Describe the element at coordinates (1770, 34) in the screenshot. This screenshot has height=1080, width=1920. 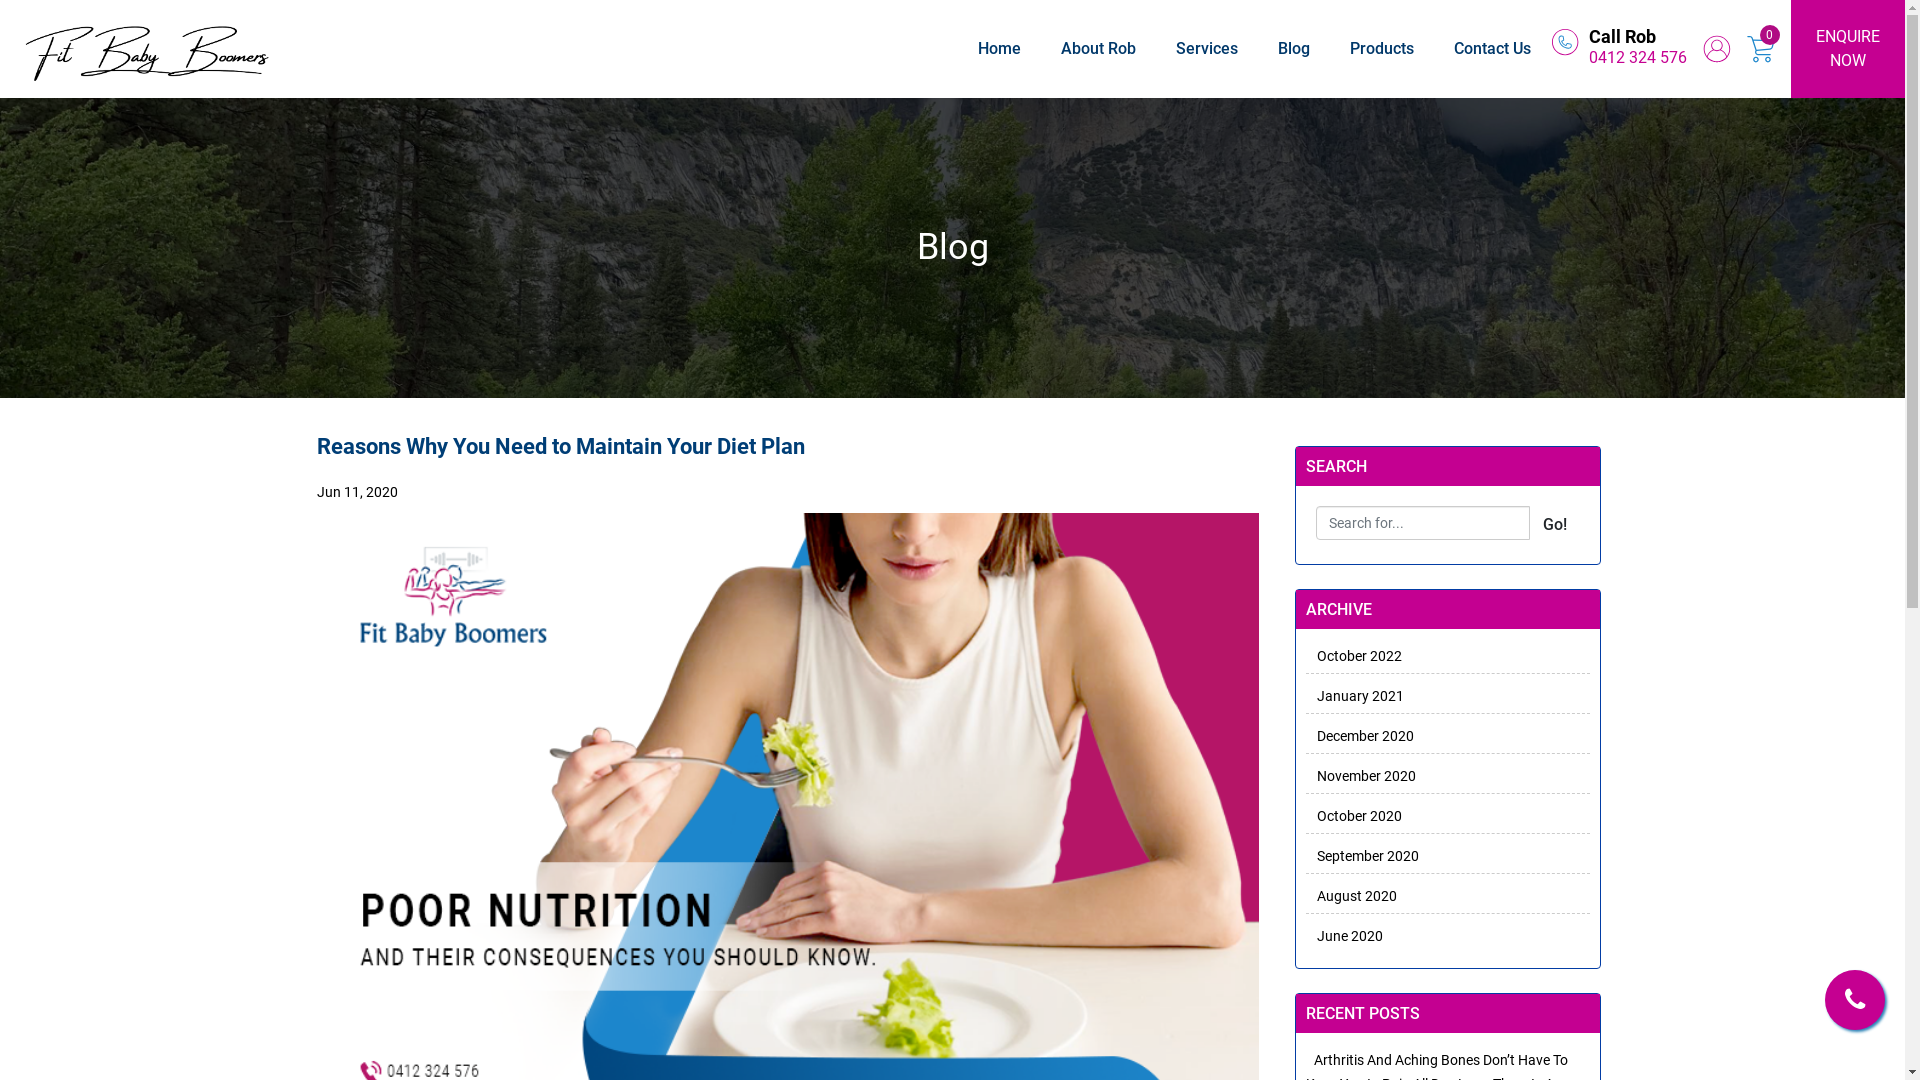
I see `'0'` at that location.